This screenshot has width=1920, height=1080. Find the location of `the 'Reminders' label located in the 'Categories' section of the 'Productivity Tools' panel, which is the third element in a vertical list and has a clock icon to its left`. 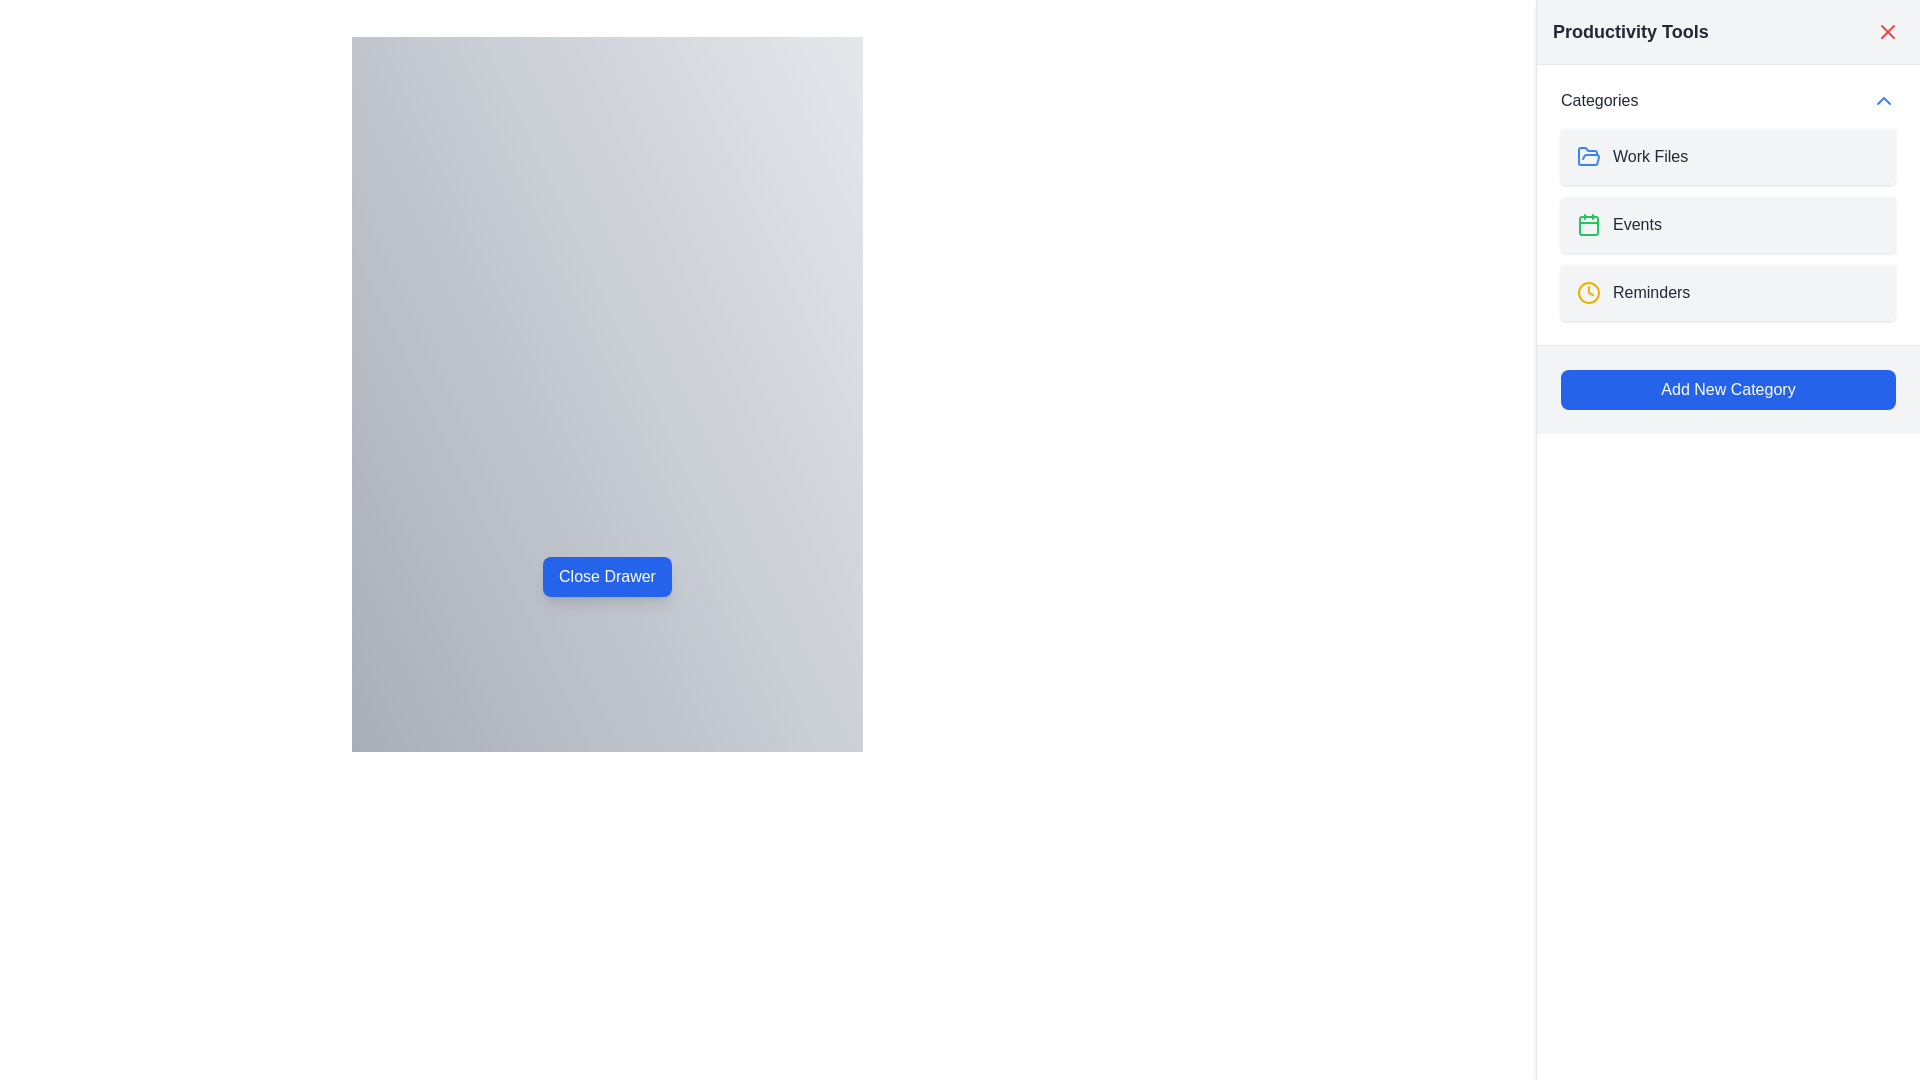

the 'Reminders' label located in the 'Categories' section of the 'Productivity Tools' panel, which is the third element in a vertical list and has a clock icon to its left is located at coordinates (1651, 293).